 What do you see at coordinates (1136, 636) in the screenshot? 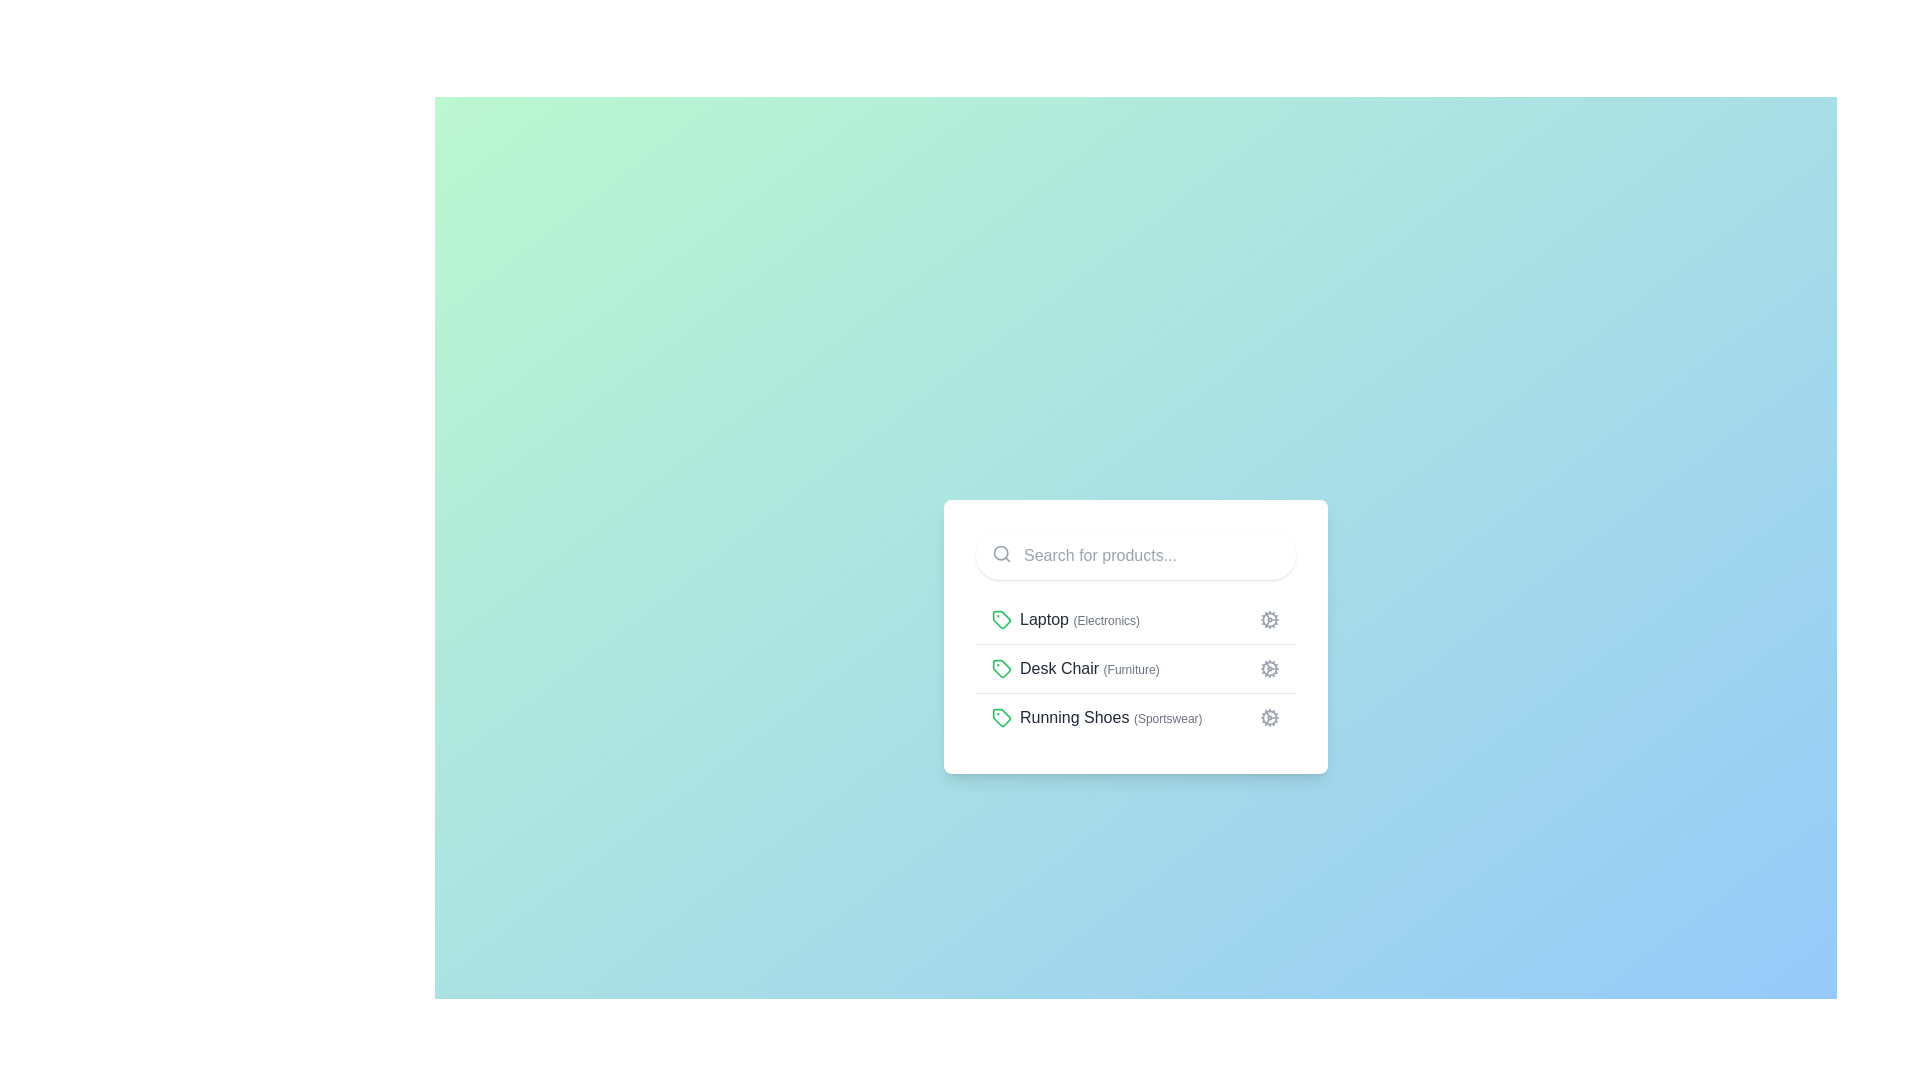
I see `the interactive list item labeled 'Laptop (Electronics)'` at bounding box center [1136, 636].